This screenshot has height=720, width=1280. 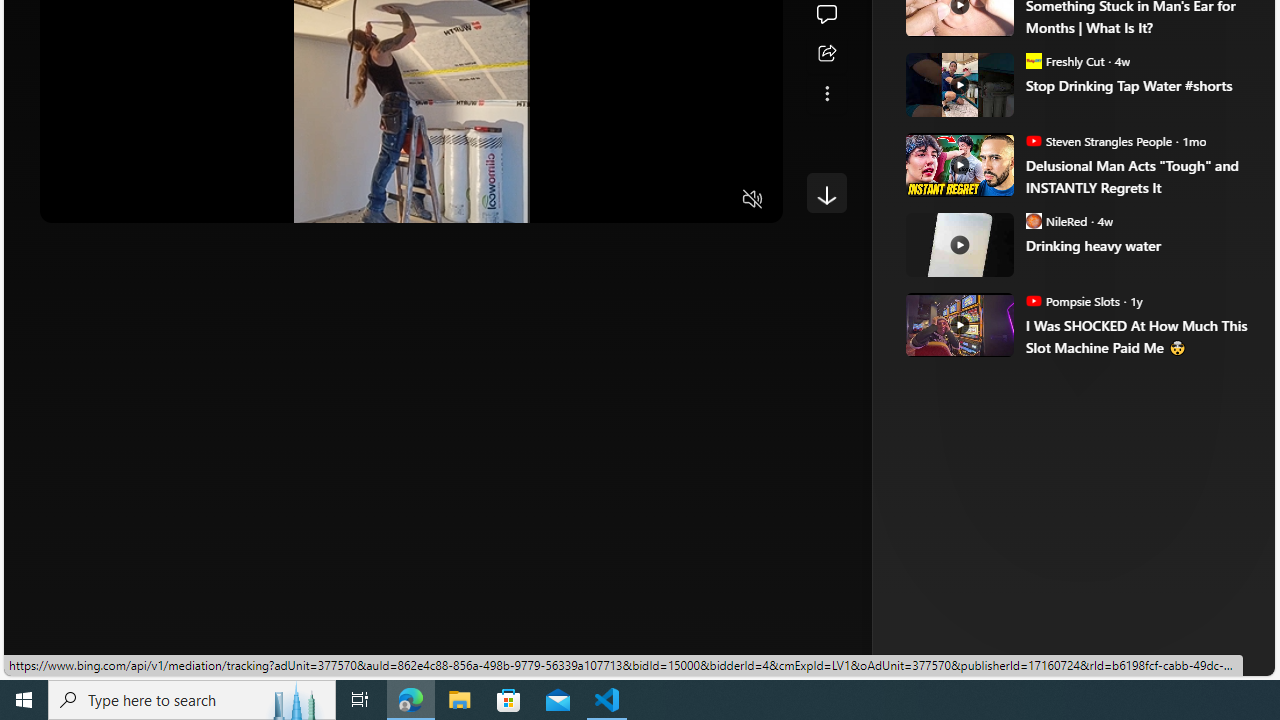 I want to click on 'Pompsie Slots', so click(x=1033, y=300).